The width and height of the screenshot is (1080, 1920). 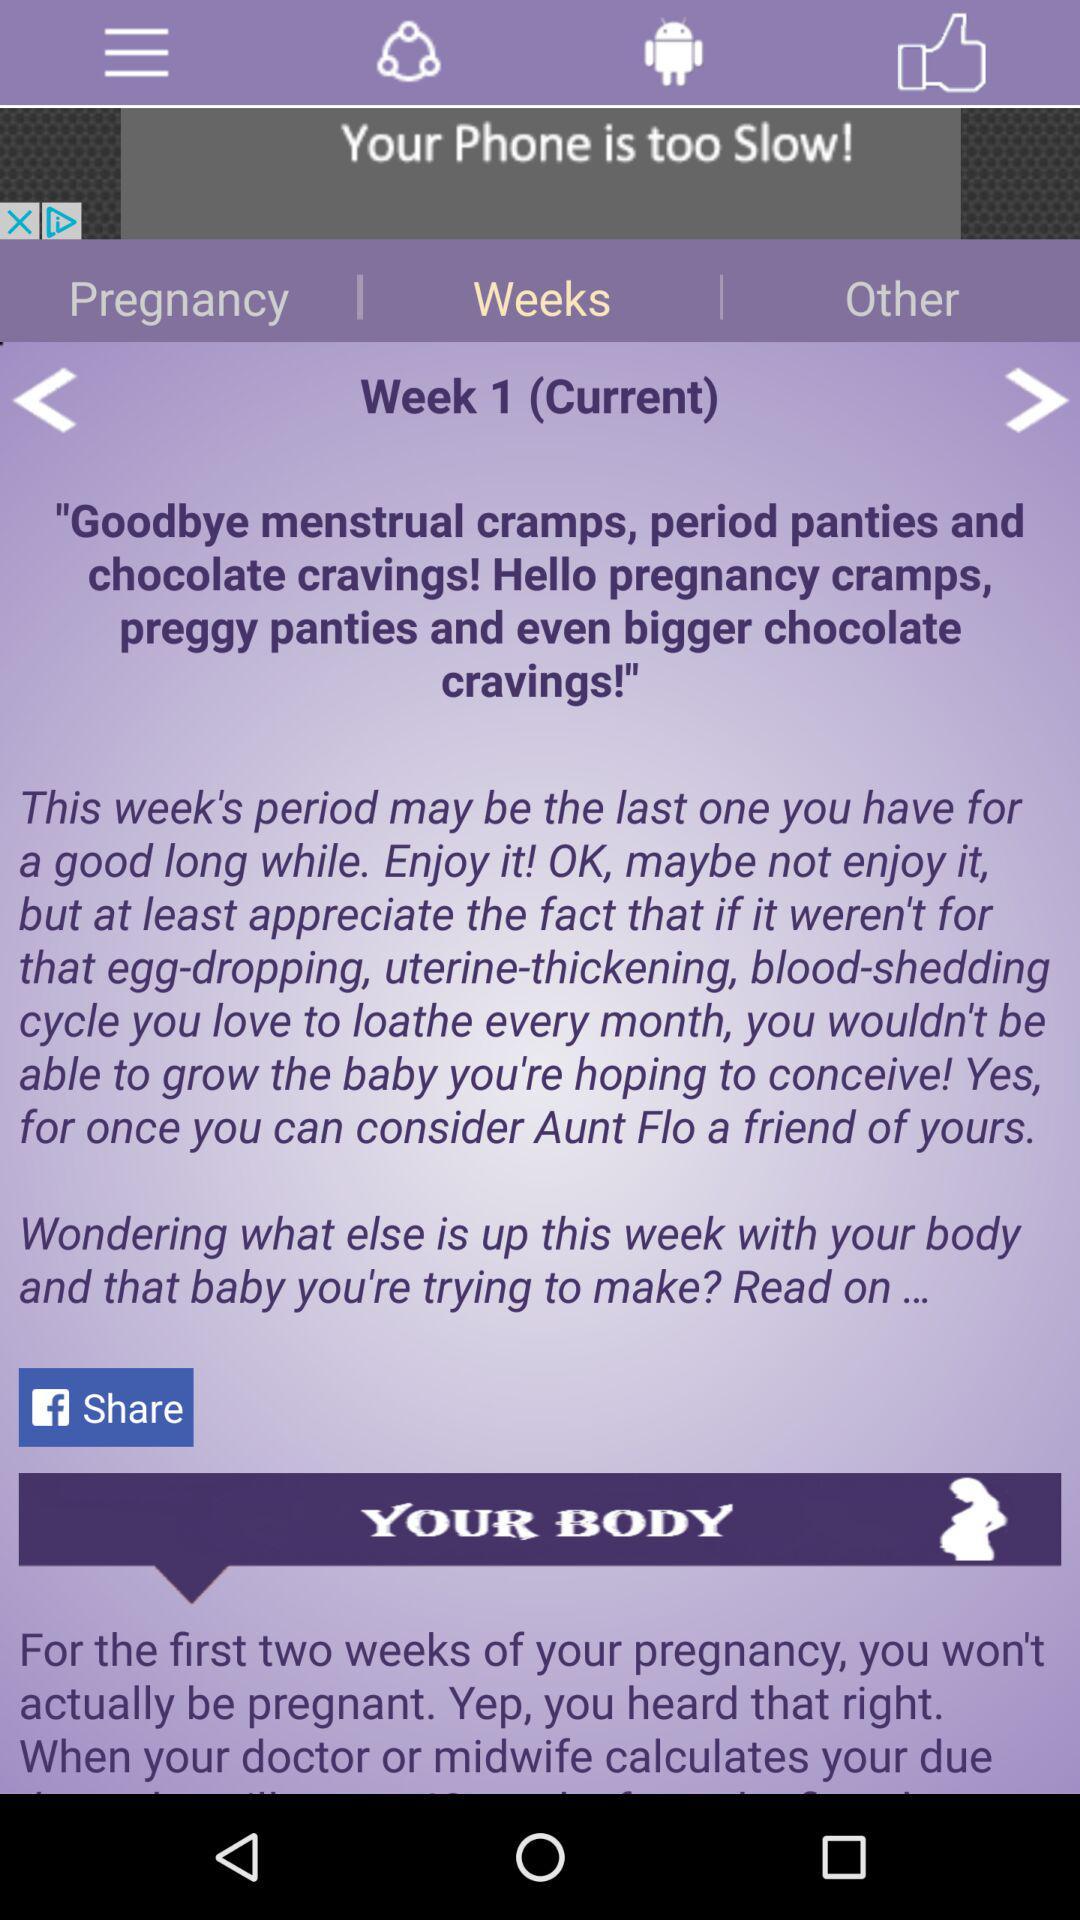 What do you see at coordinates (43, 399) in the screenshot?
I see `go back` at bounding box center [43, 399].